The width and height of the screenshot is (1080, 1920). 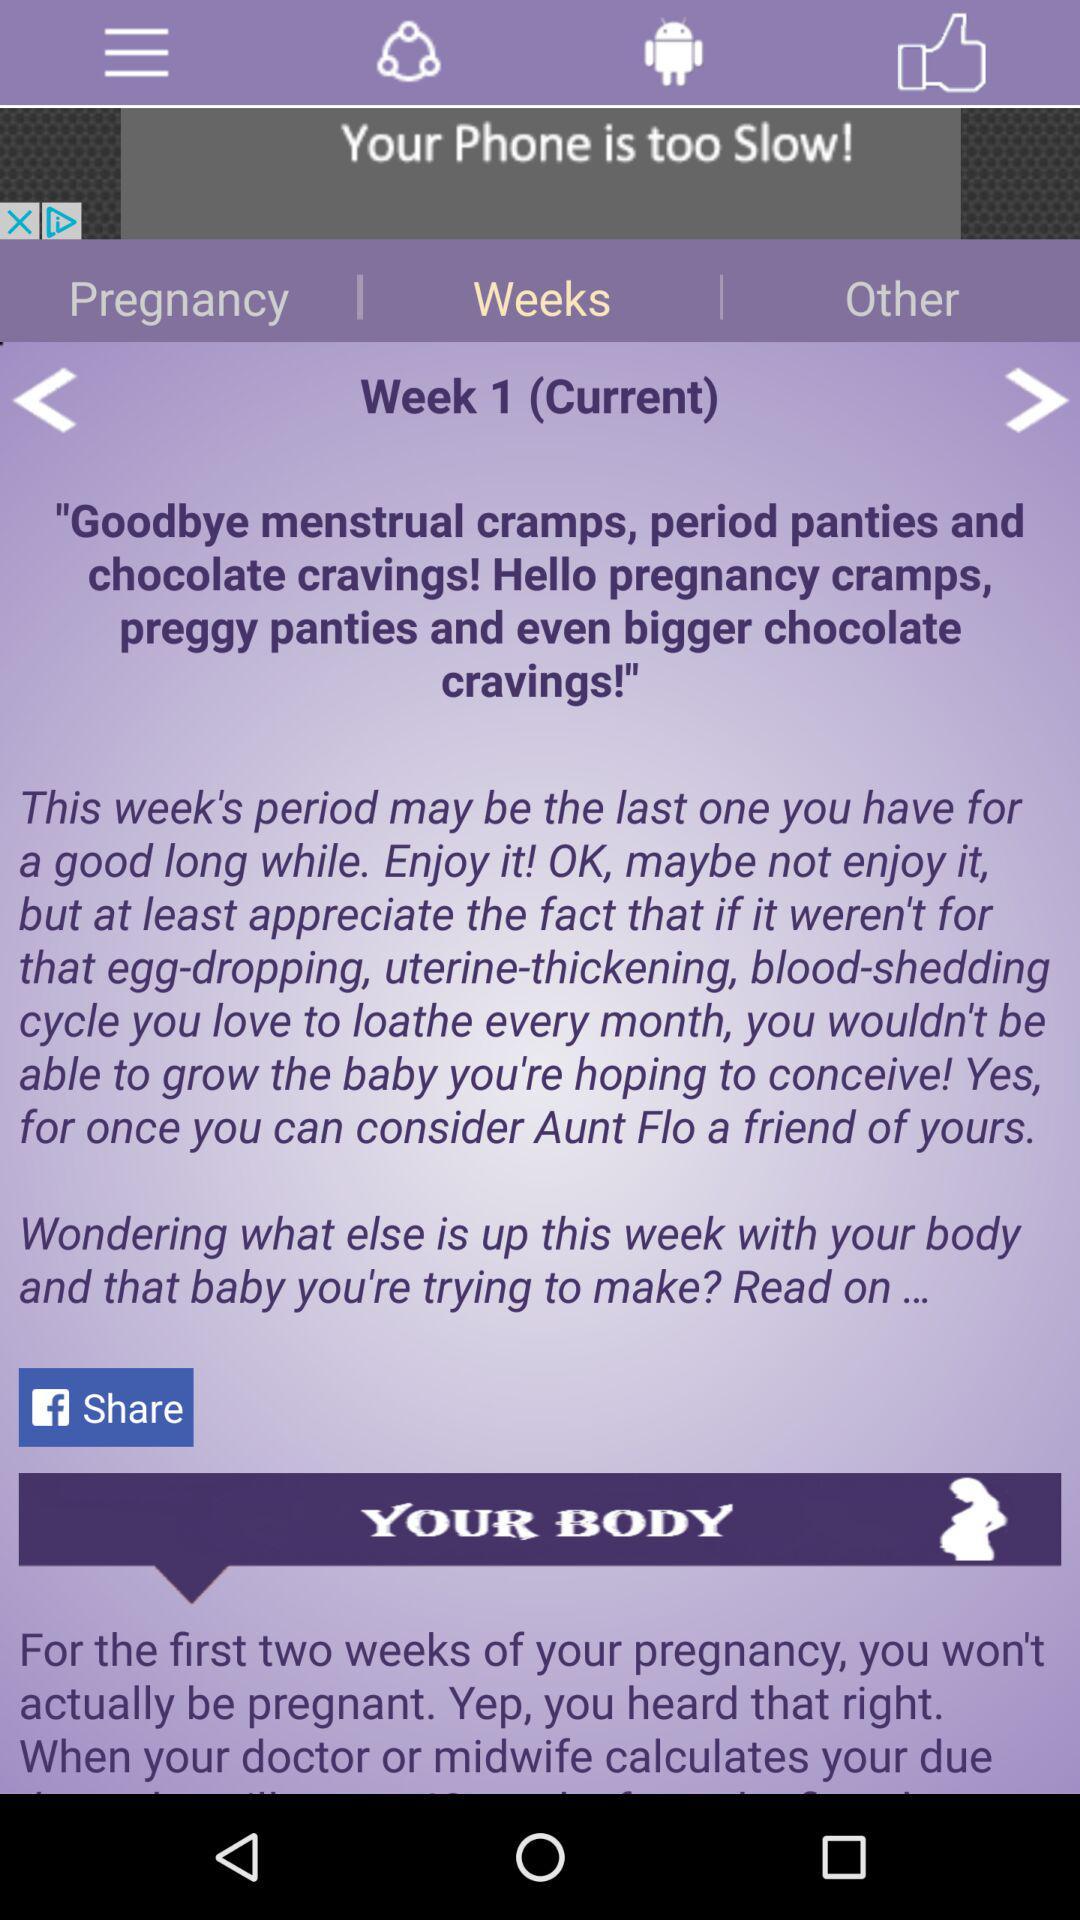 What do you see at coordinates (43, 399) in the screenshot?
I see `go back` at bounding box center [43, 399].